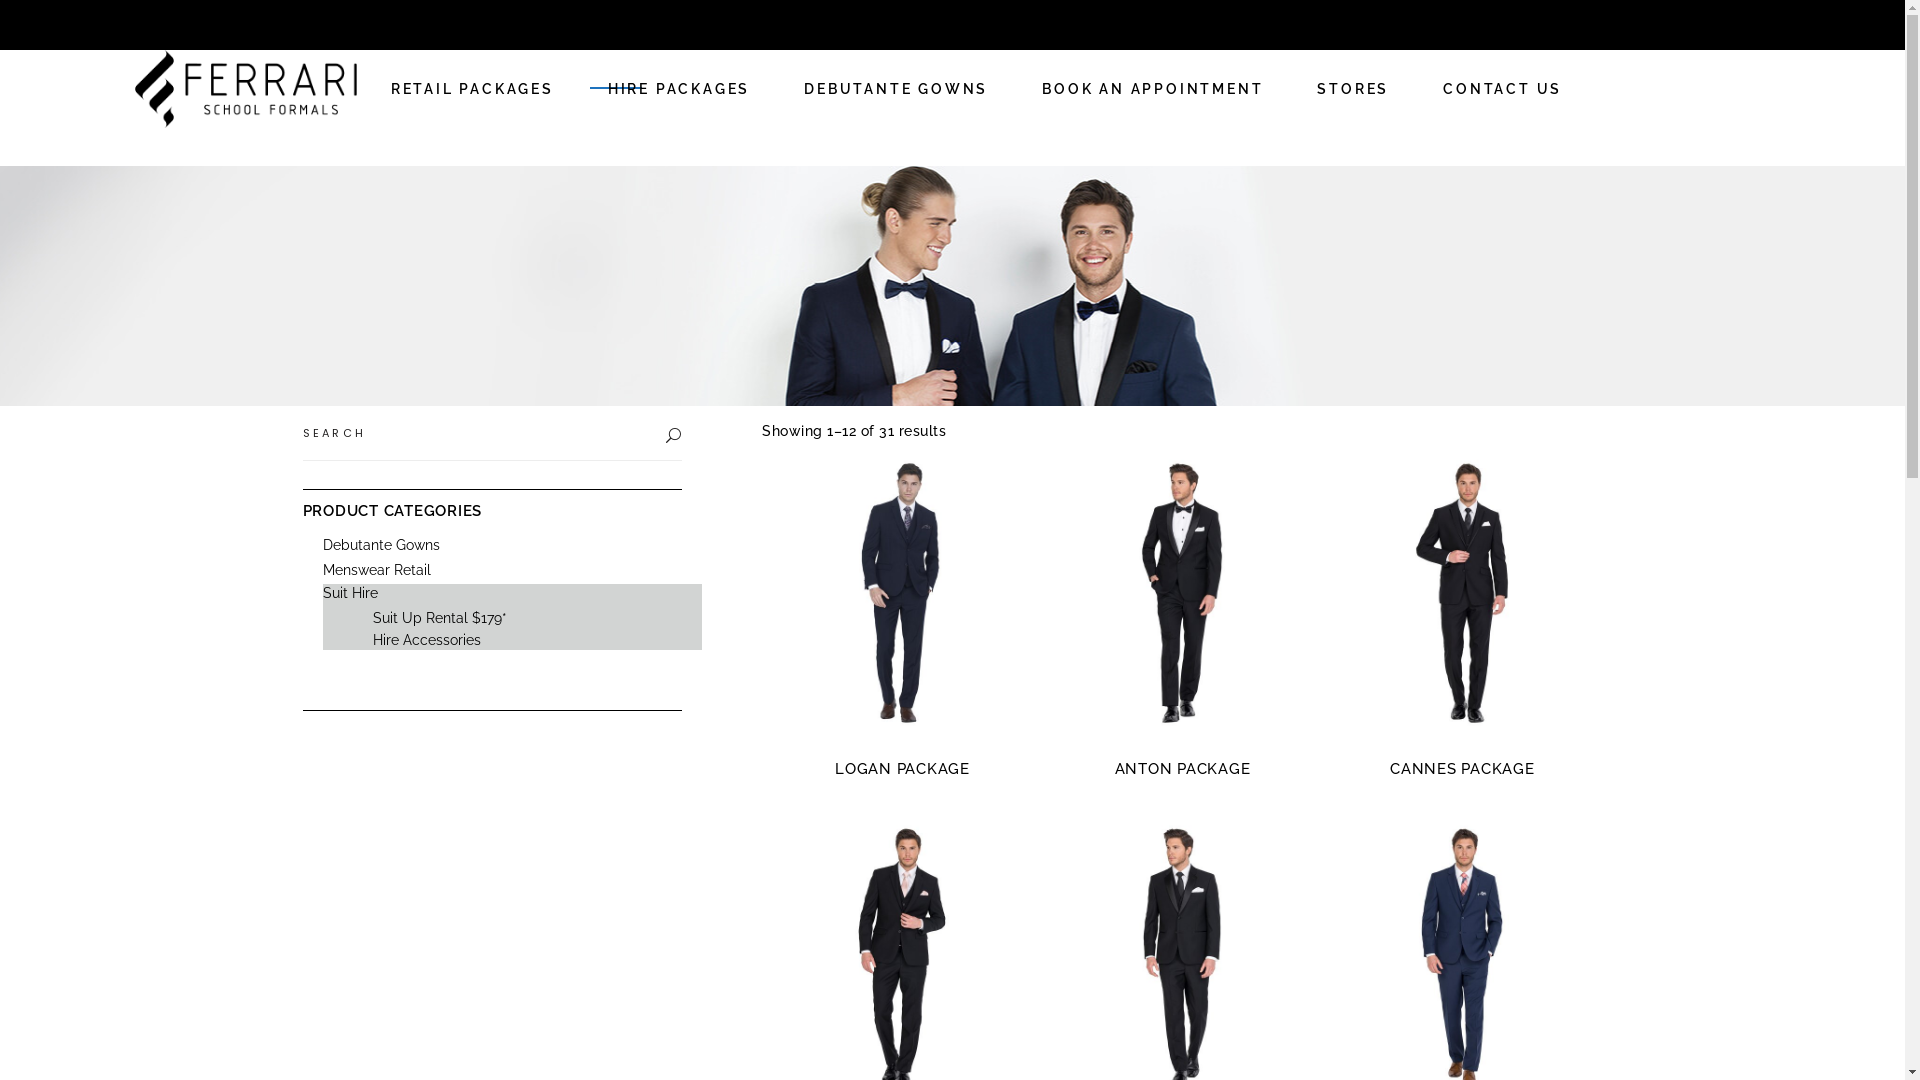 The image size is (1920, 1080). I want to click on 'STORES', so click(1353, 87).